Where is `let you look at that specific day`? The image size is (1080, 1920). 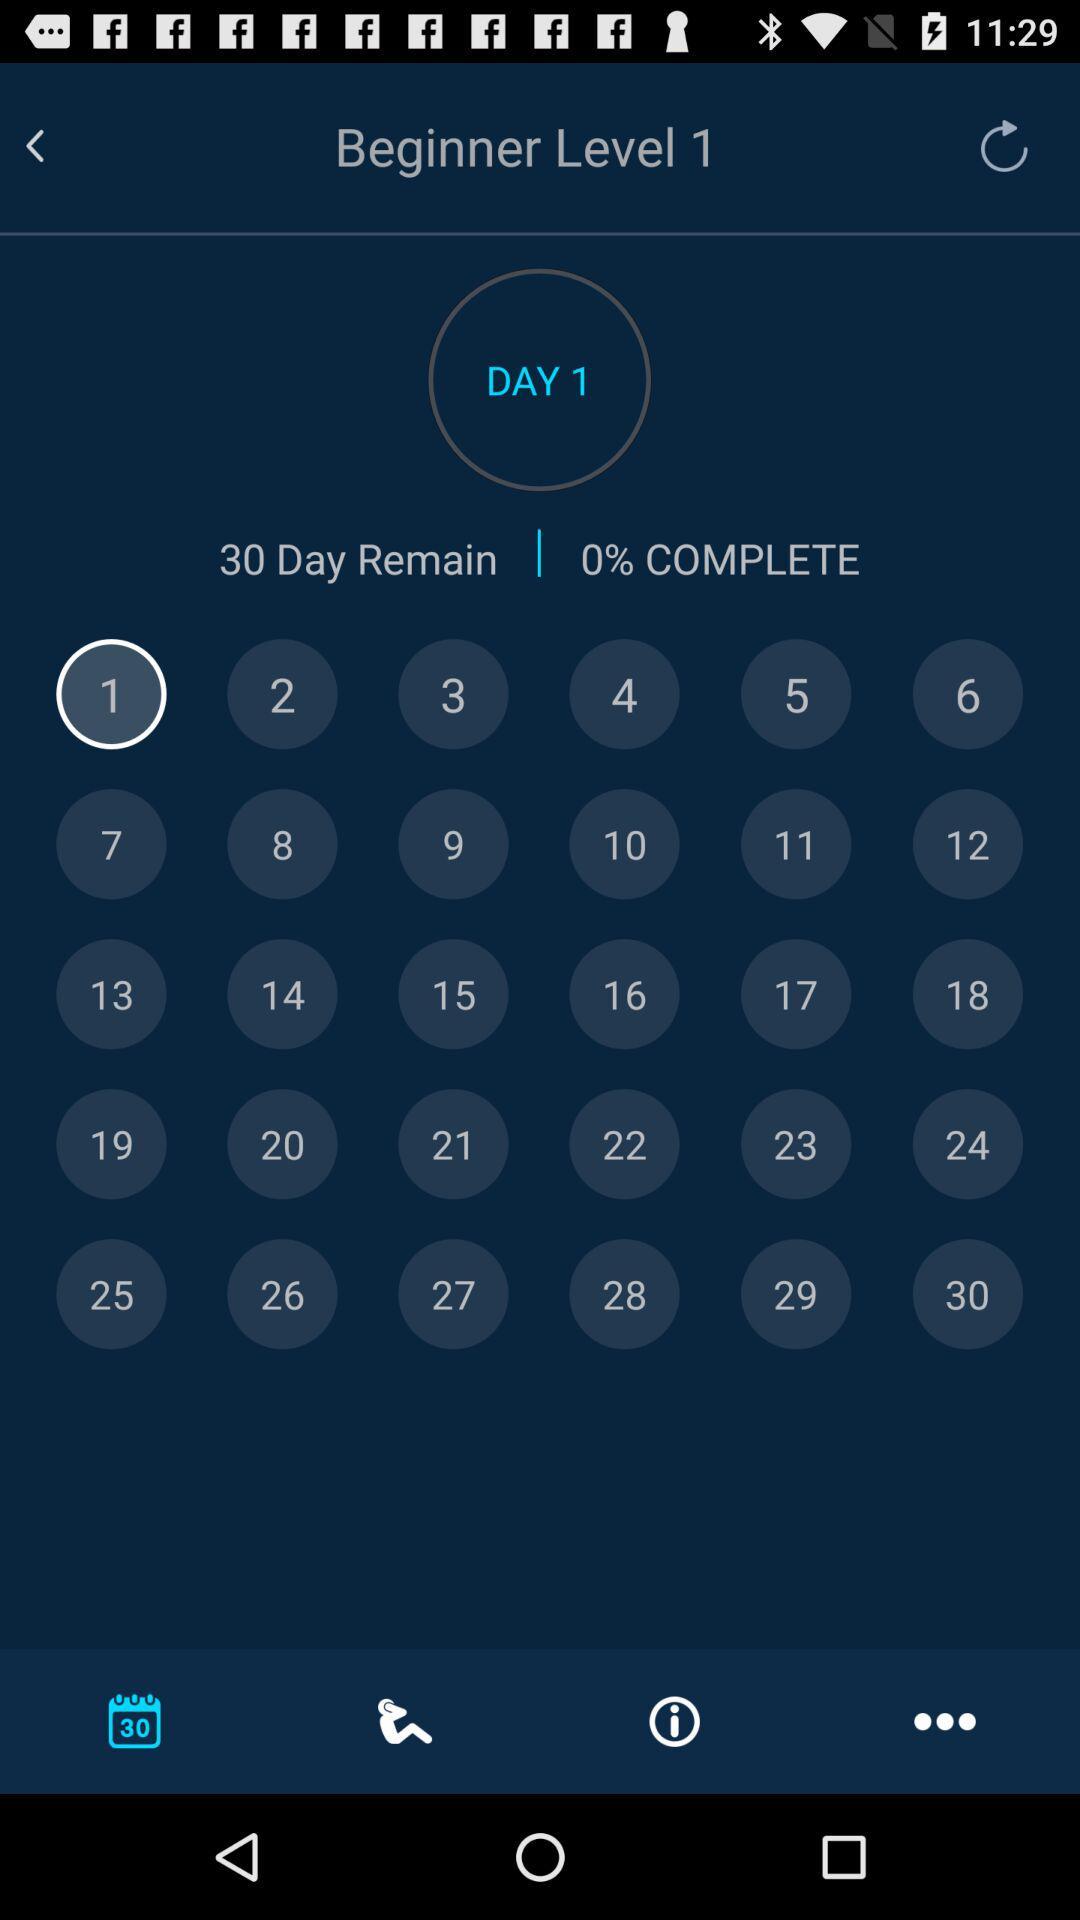
let you look at that specific day is located at coordinates (111, 1294).